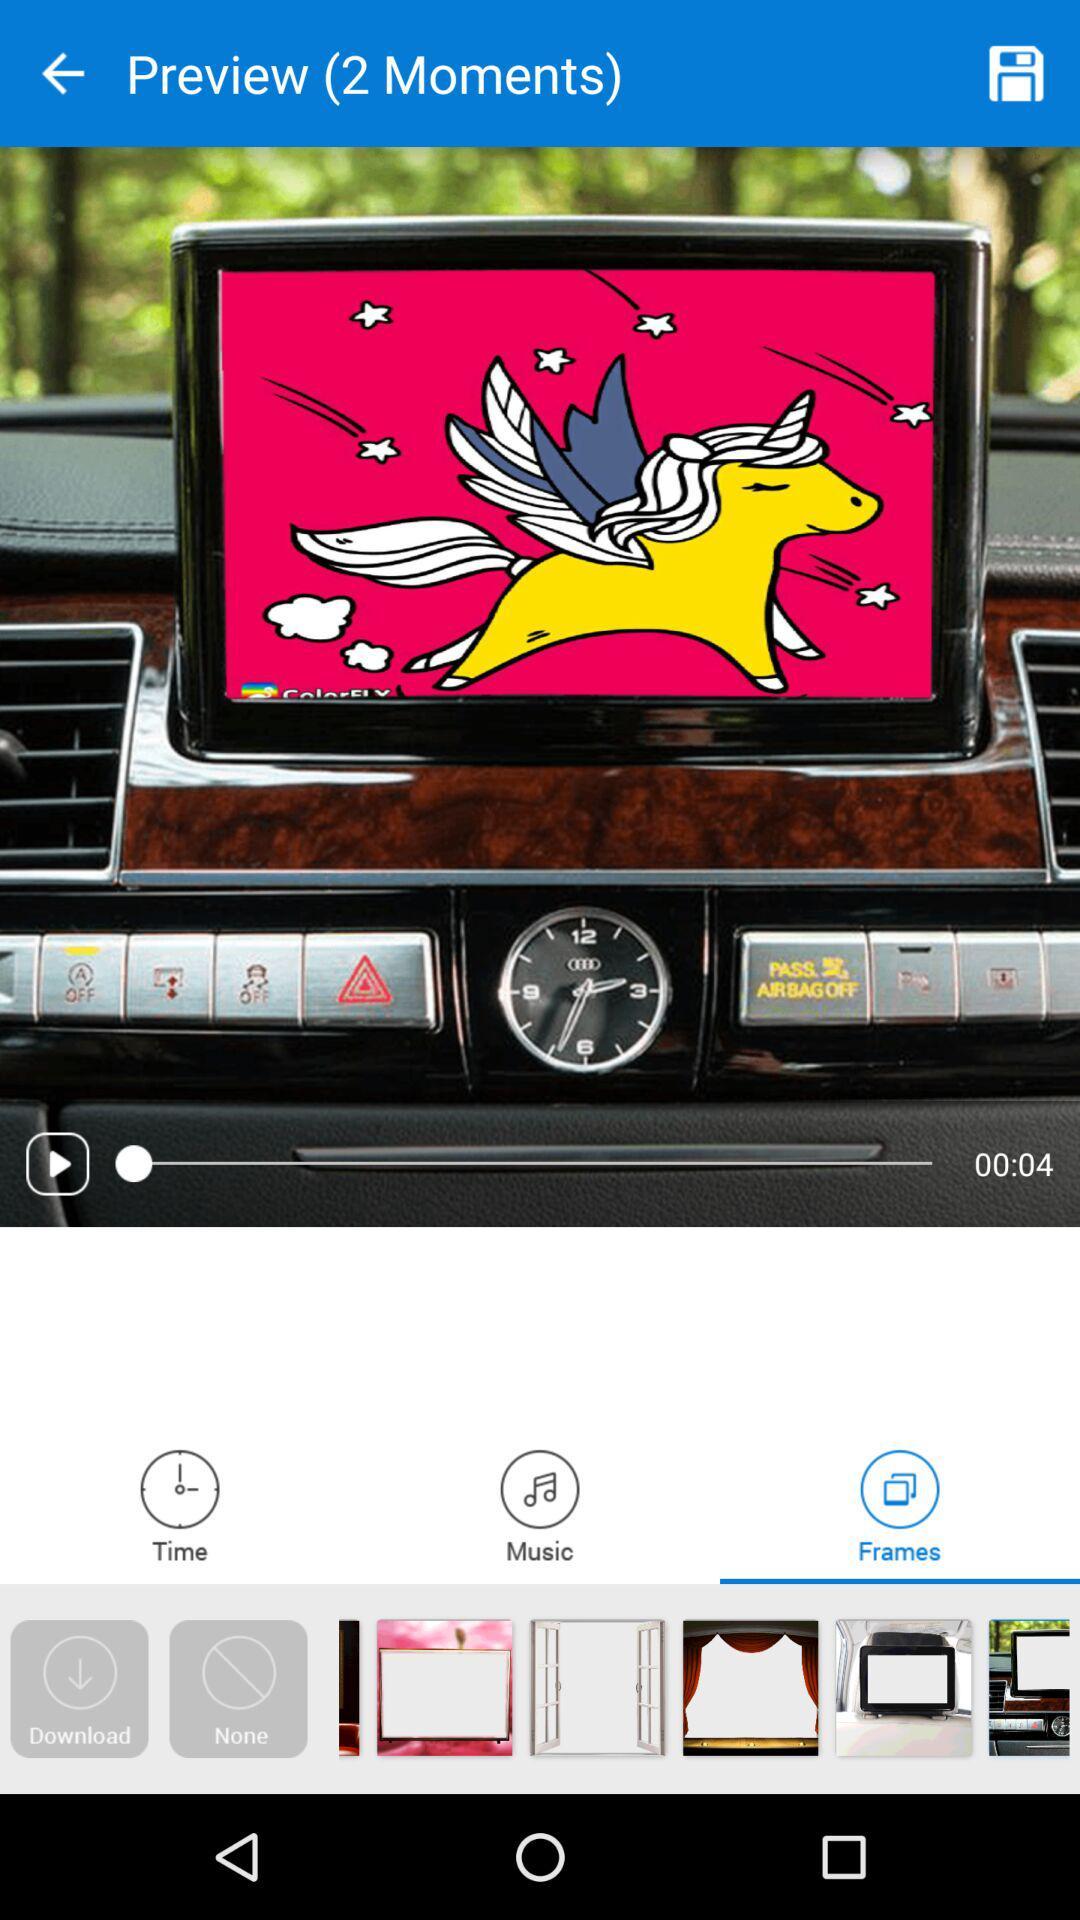 The height and width of the screenshot is (1920, 1080). I want to click on go back, so click(61, 73).